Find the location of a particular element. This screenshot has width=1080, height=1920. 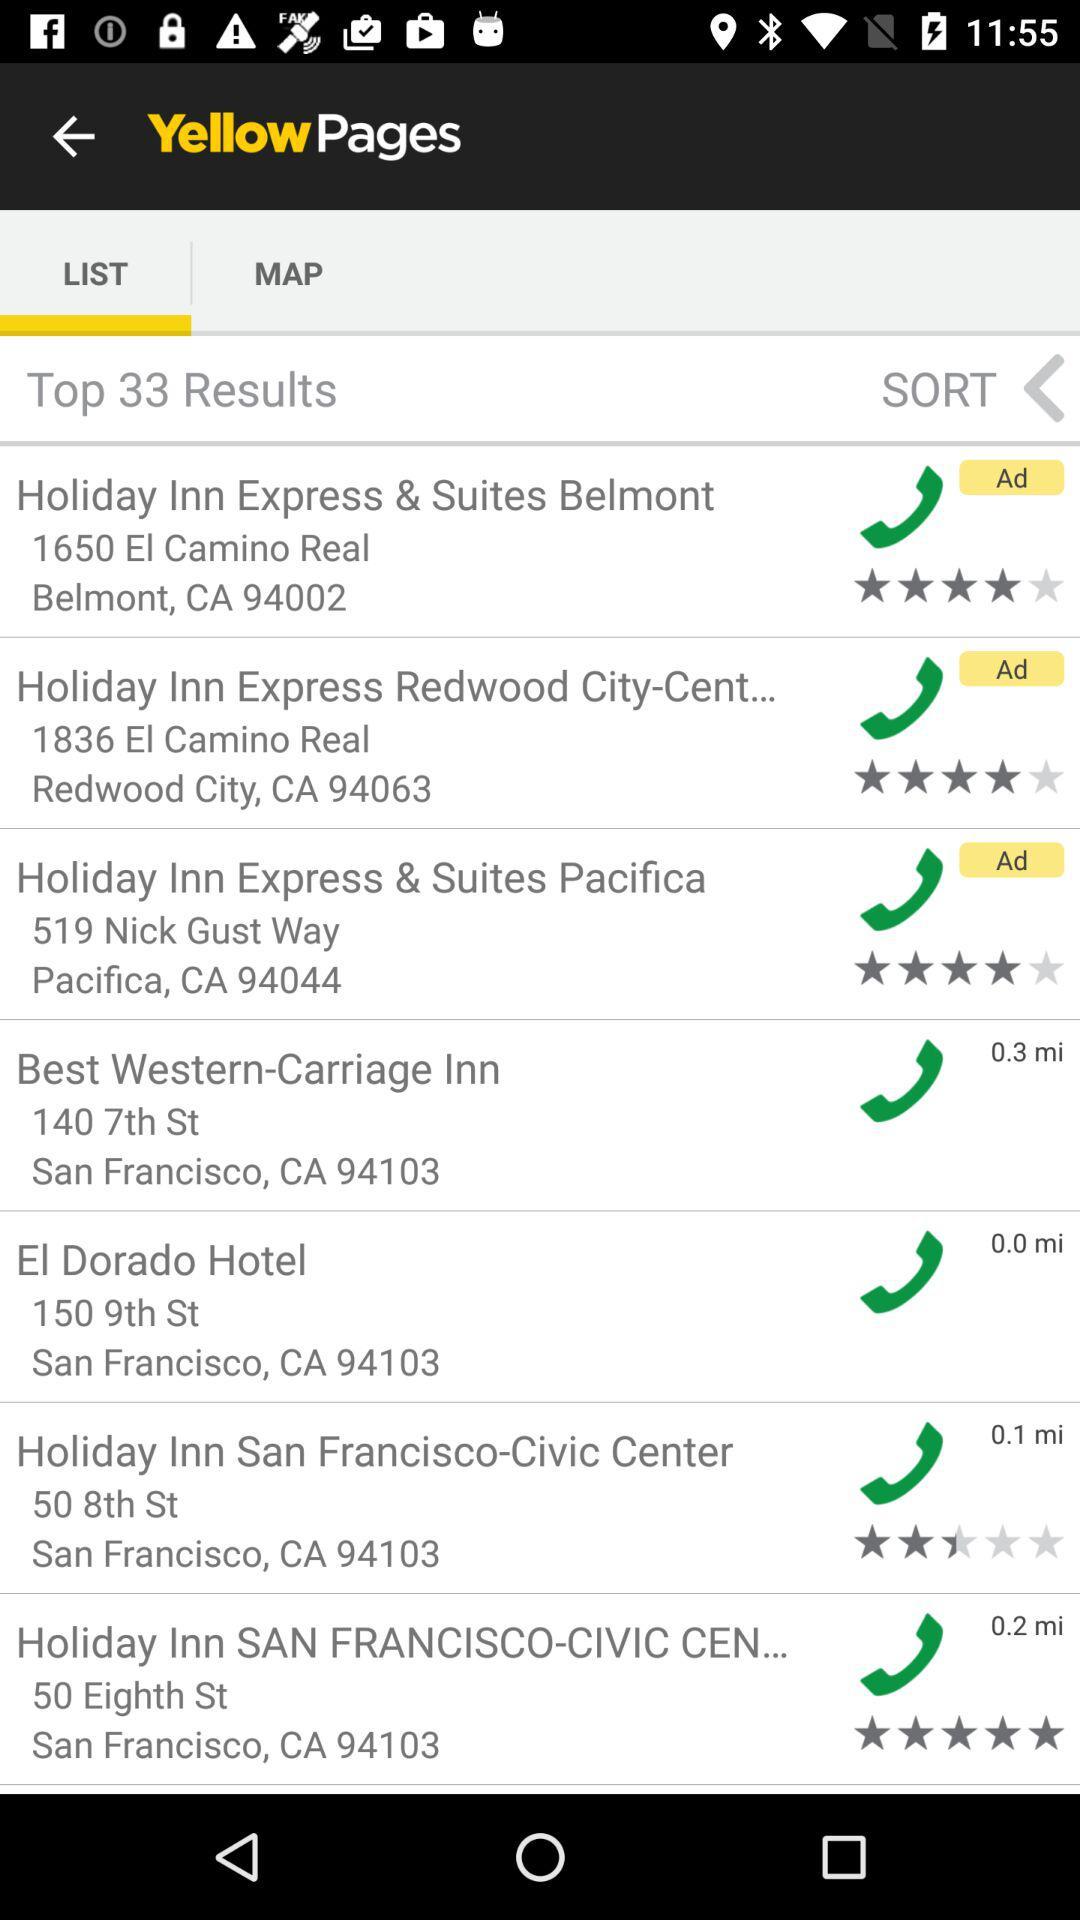

icon to the right of the list item is located at coordinates (288, 272).